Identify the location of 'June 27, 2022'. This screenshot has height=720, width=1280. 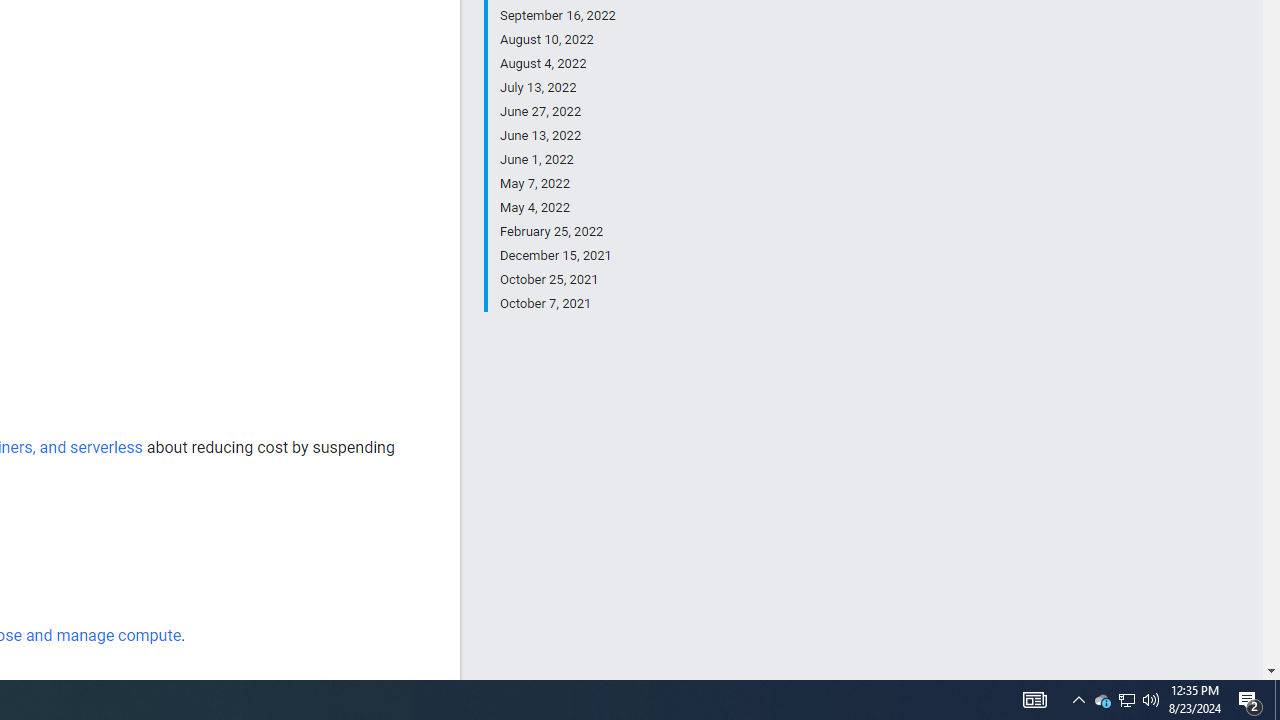
(557, 111).